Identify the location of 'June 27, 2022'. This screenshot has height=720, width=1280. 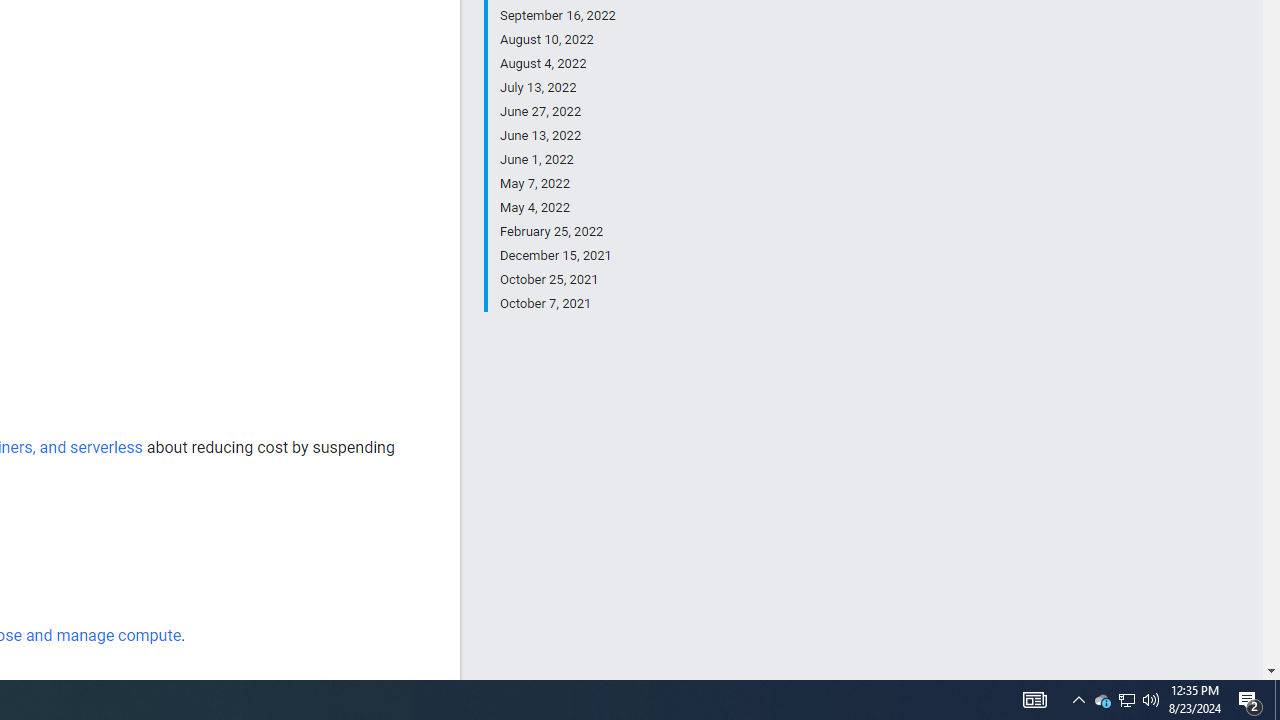
(557, 111).